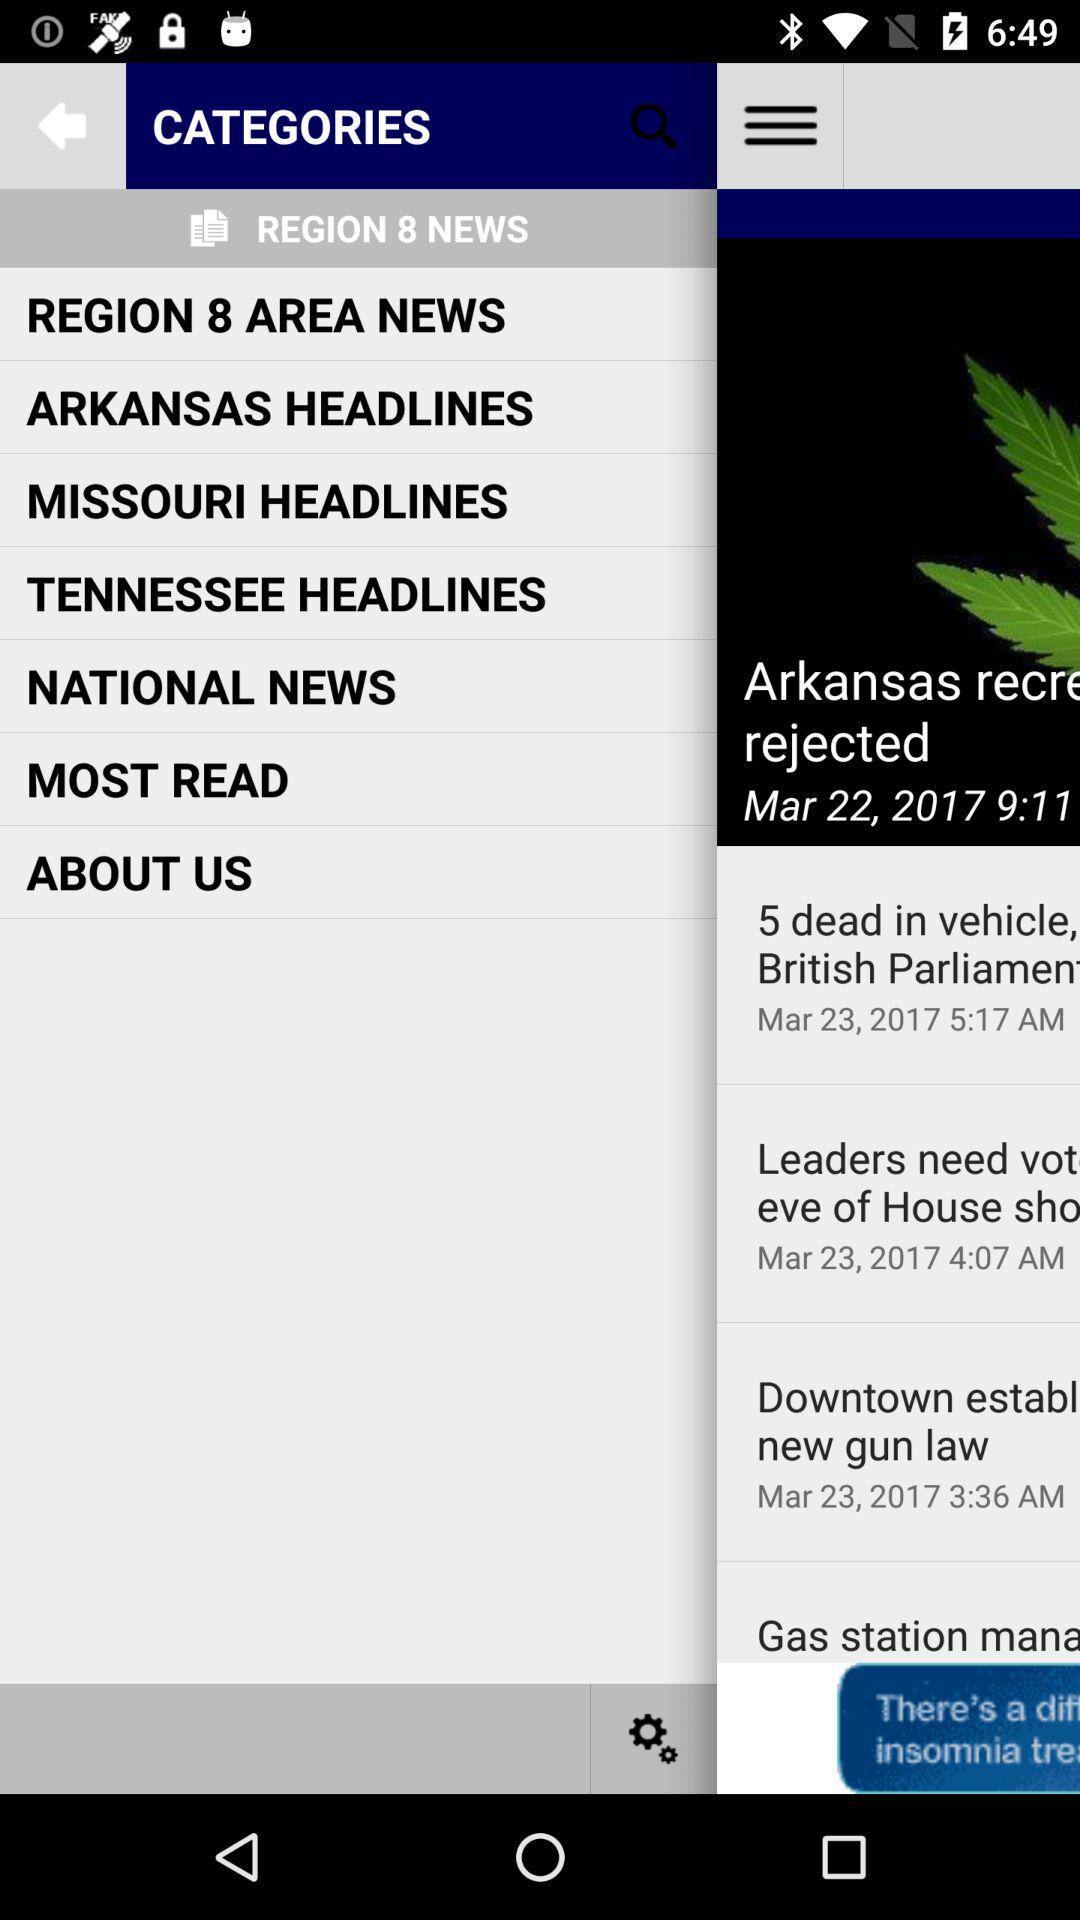  What do you see at coordinates (654, 1737) in the screenshot?
I see `the settings icon` at bounding box center [654, 1737].